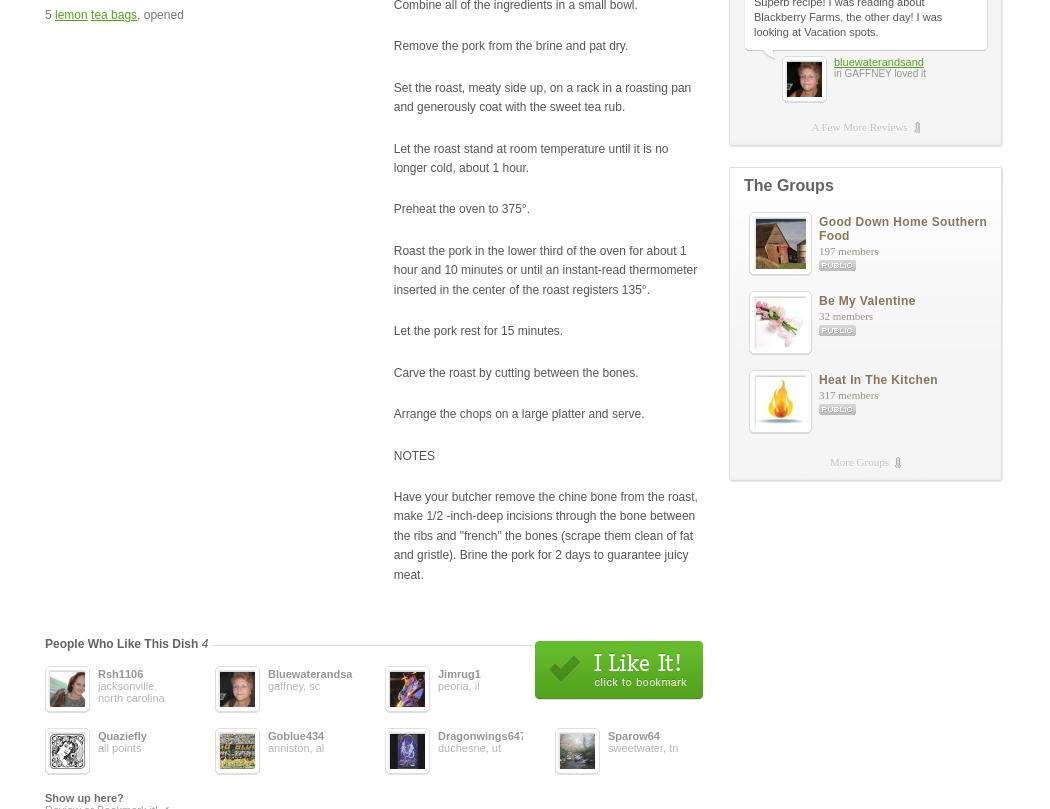  I want to click on 'Good Down Home Southern Food', so click(903, 228).